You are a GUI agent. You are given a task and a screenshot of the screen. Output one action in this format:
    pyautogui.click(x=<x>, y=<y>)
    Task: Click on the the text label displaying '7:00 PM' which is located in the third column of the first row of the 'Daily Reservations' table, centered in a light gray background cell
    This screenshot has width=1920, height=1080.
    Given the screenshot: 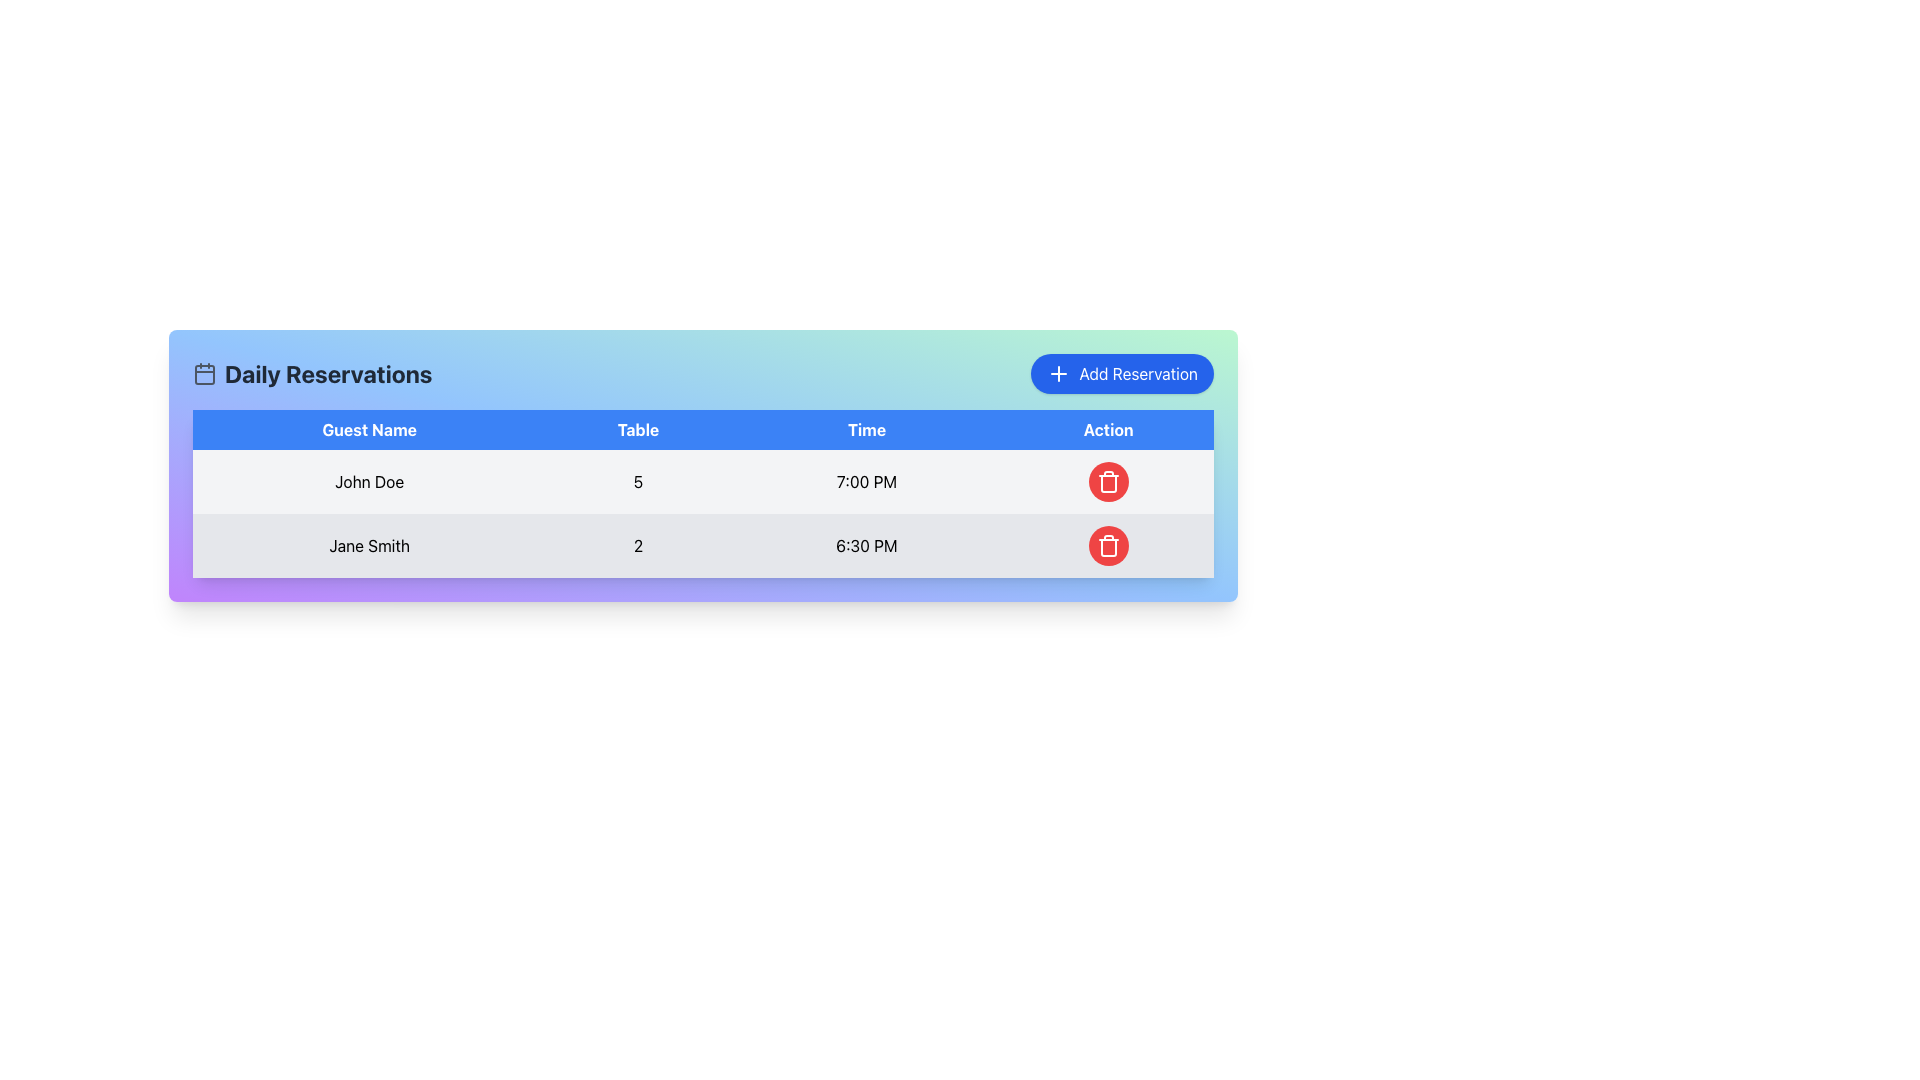 What is the action you would take?
    pyautogui.click(x=866, y=482)
    